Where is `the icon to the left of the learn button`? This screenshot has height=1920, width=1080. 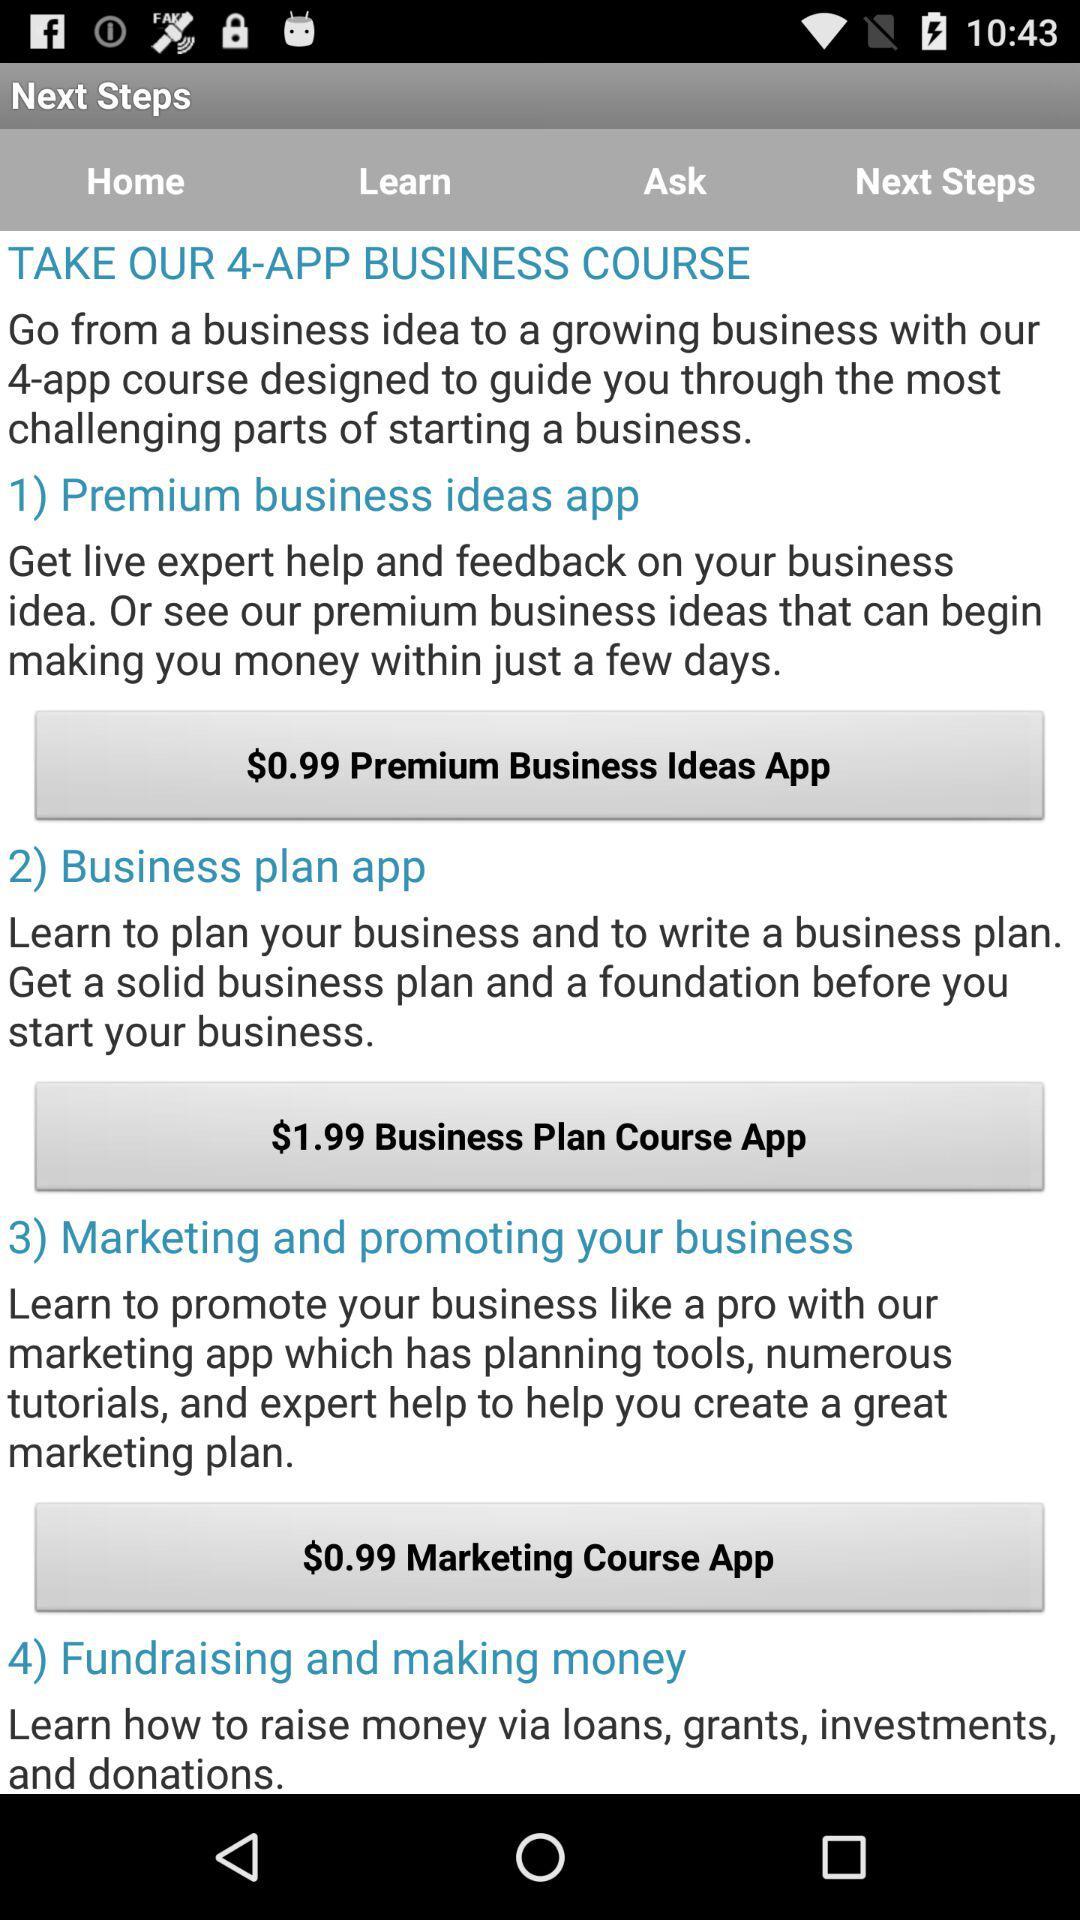
the icon to the left of the learn button is located at coordinates (135, 180).